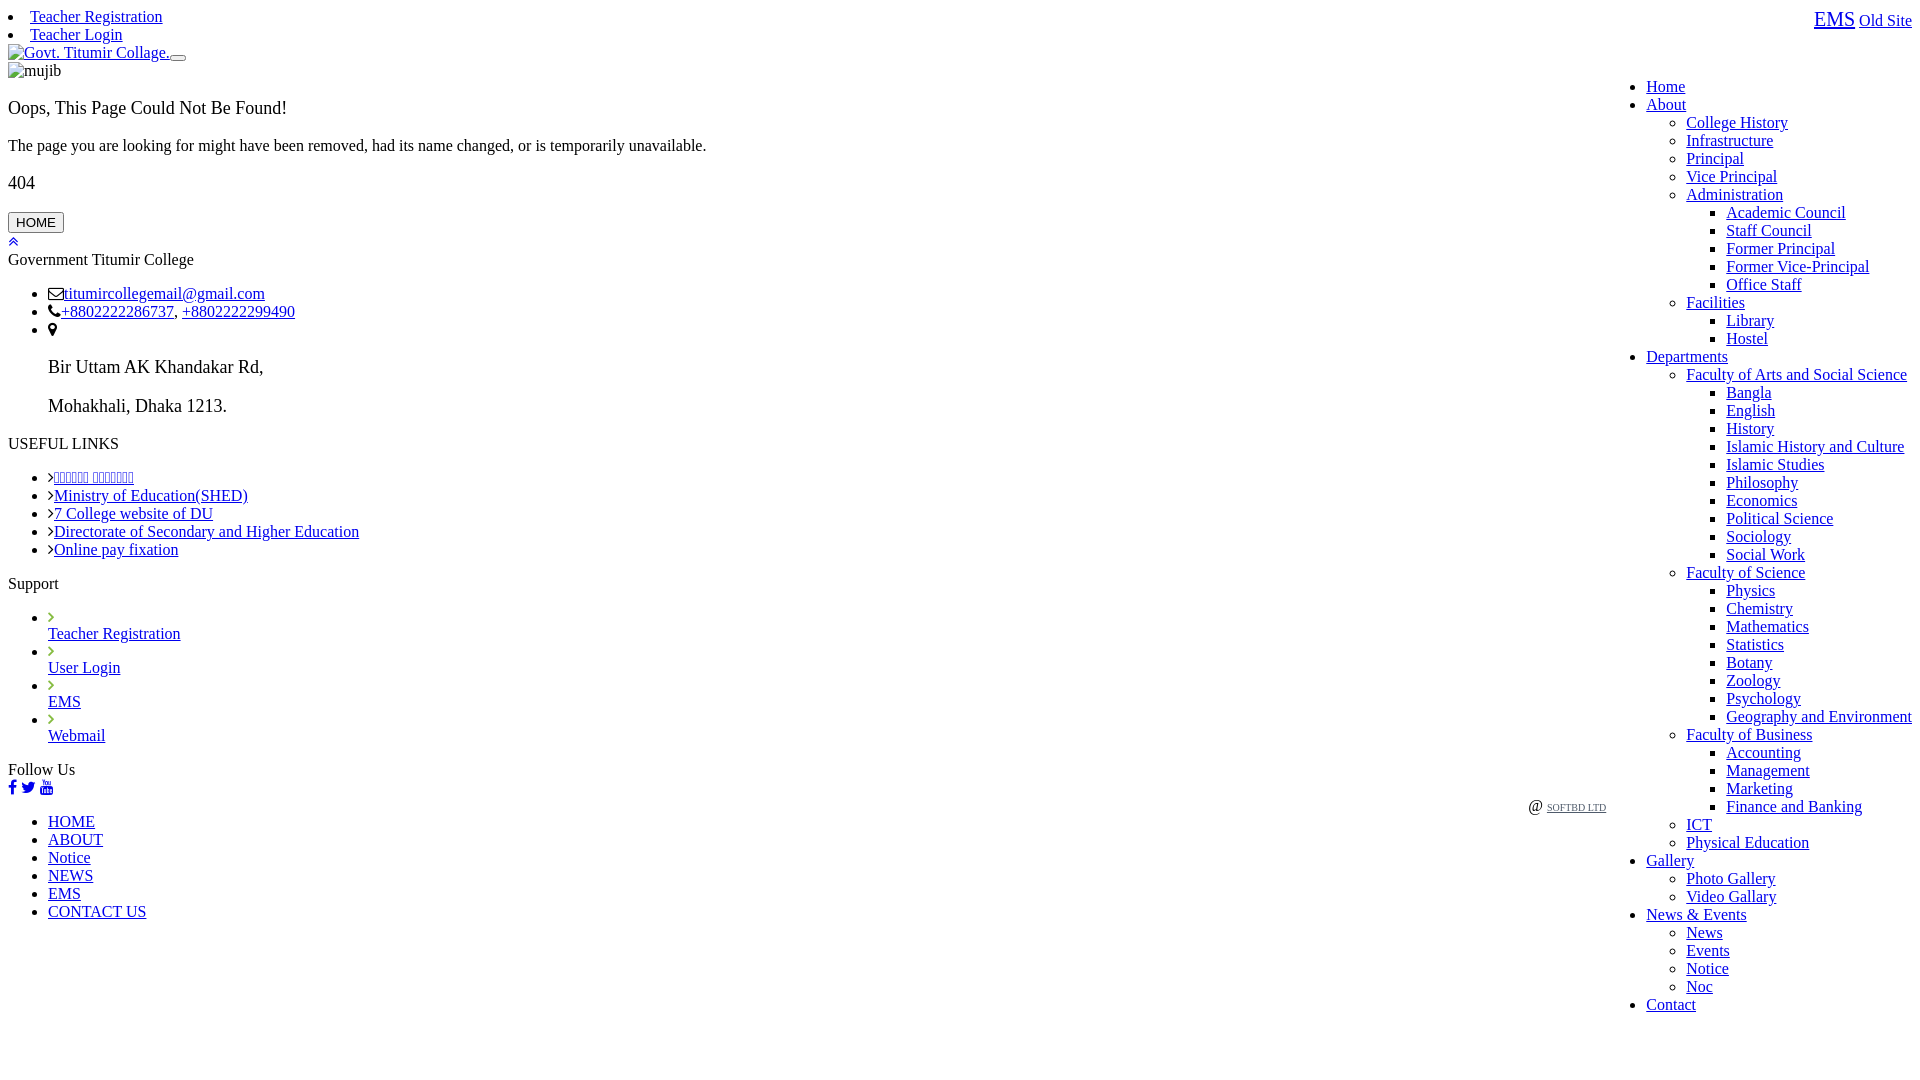 The height and width of the screenshot is (1080, 1920). I want to click on 'Old Site', so click(1884, 20).